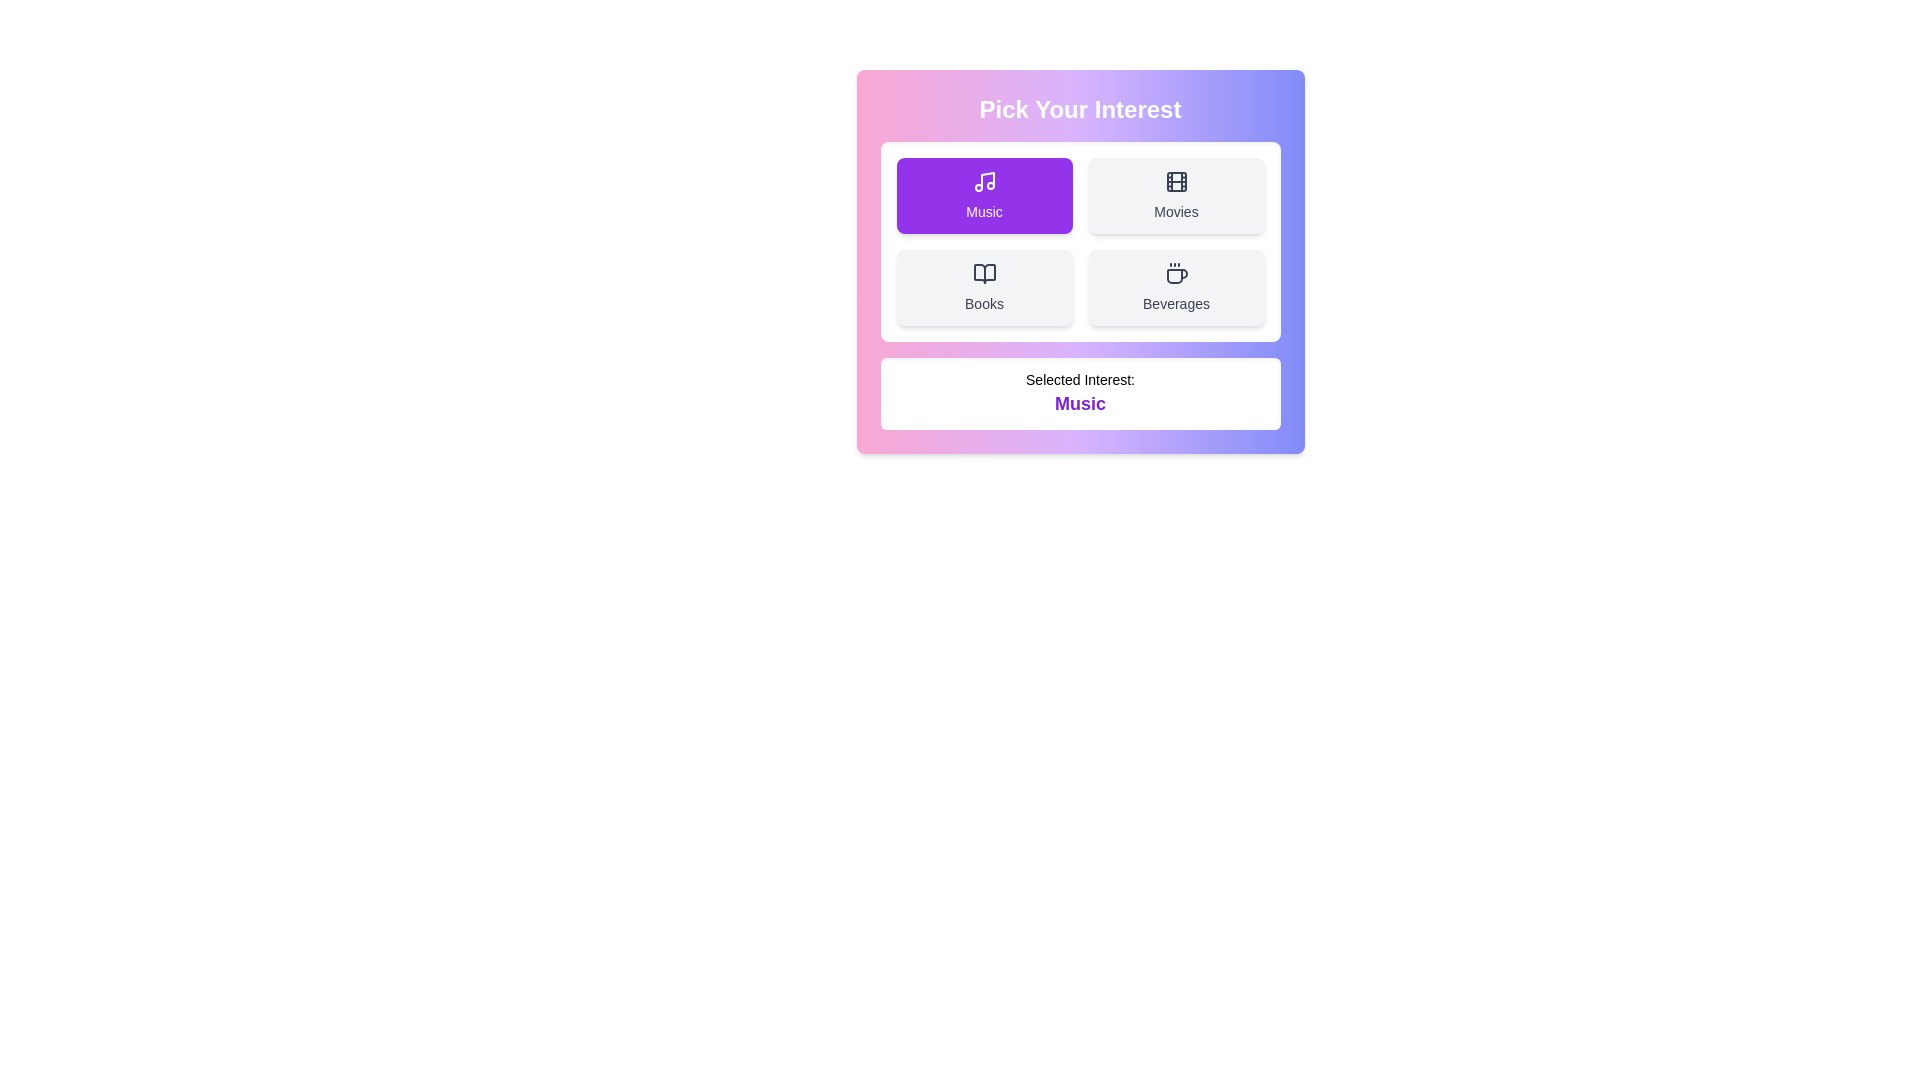 The height and width of the screenshot is (1080, 1920). I want to click on the button labeled 'Music' to observe the hover effect, so click(984, 196).